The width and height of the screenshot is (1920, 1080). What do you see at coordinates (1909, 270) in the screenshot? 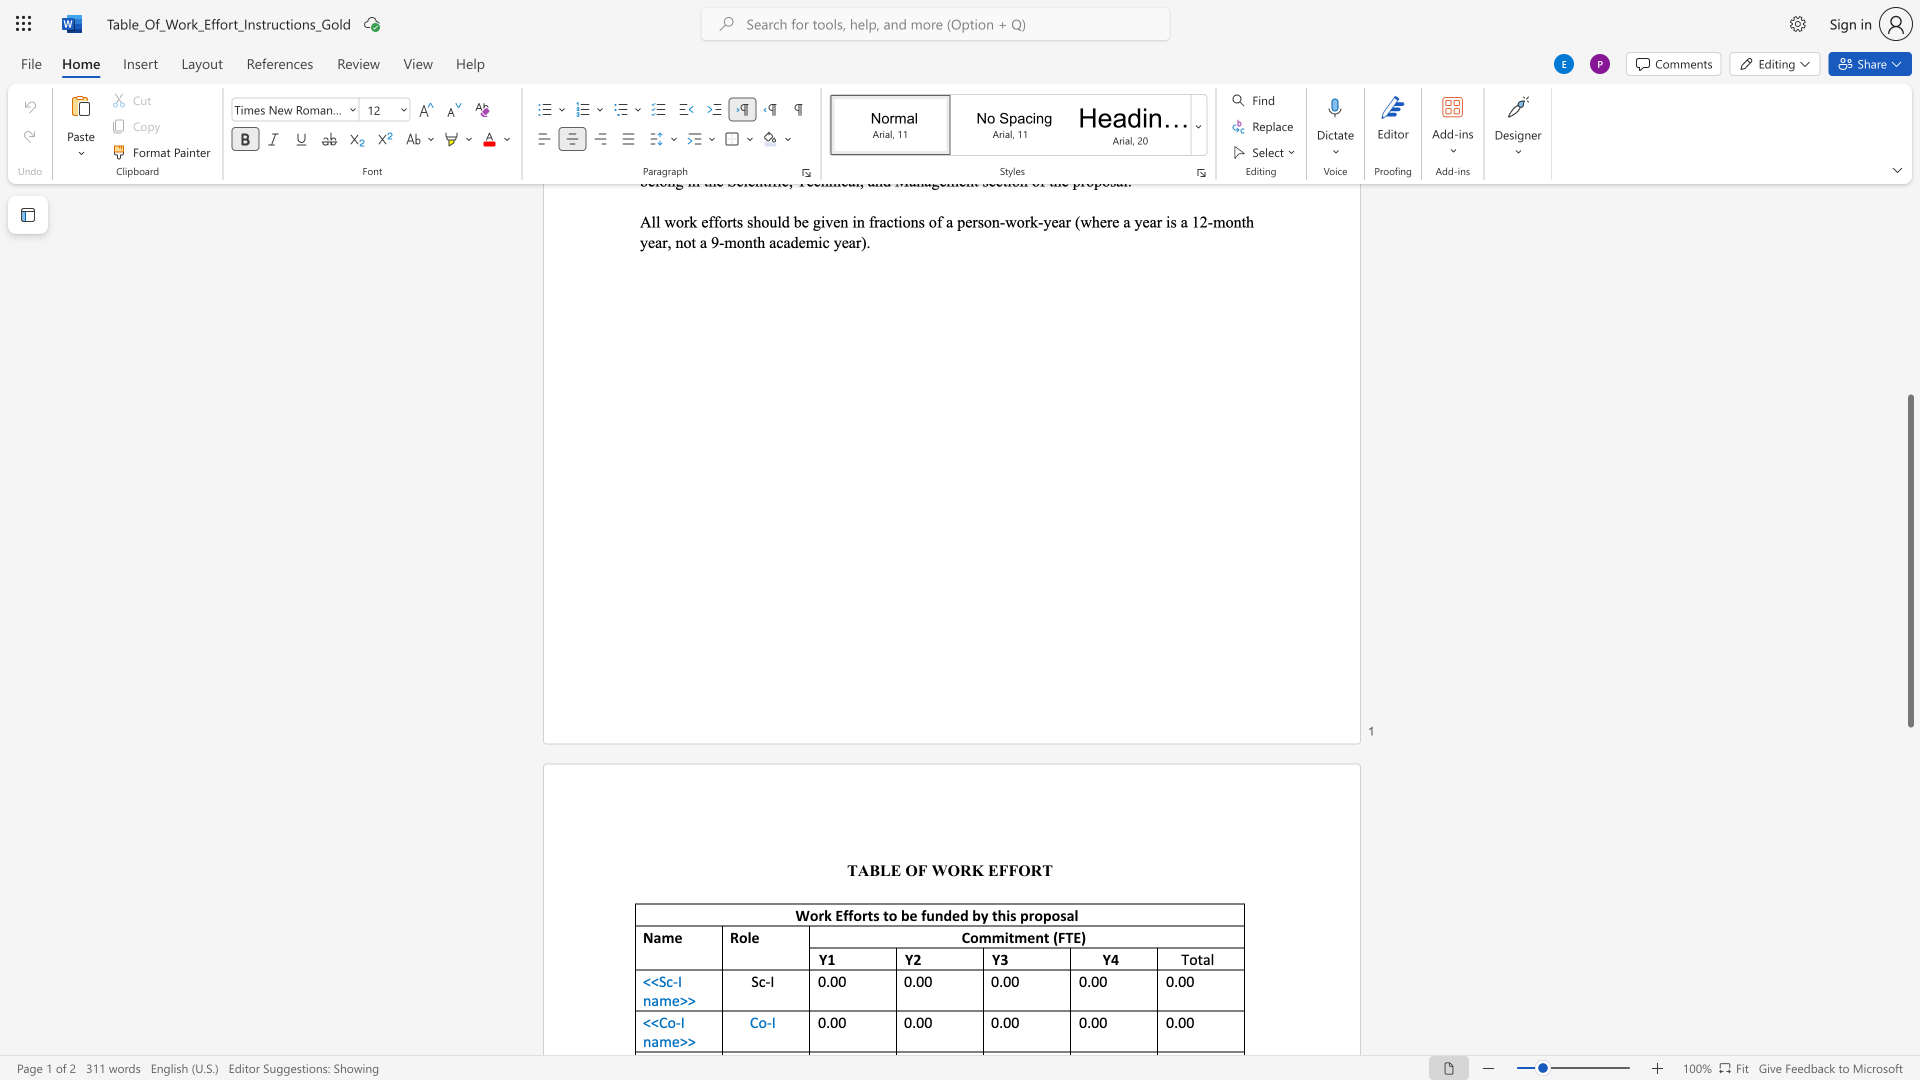
I see `the scrollbar to scroll the page up` at bounding box center [1909, 270].